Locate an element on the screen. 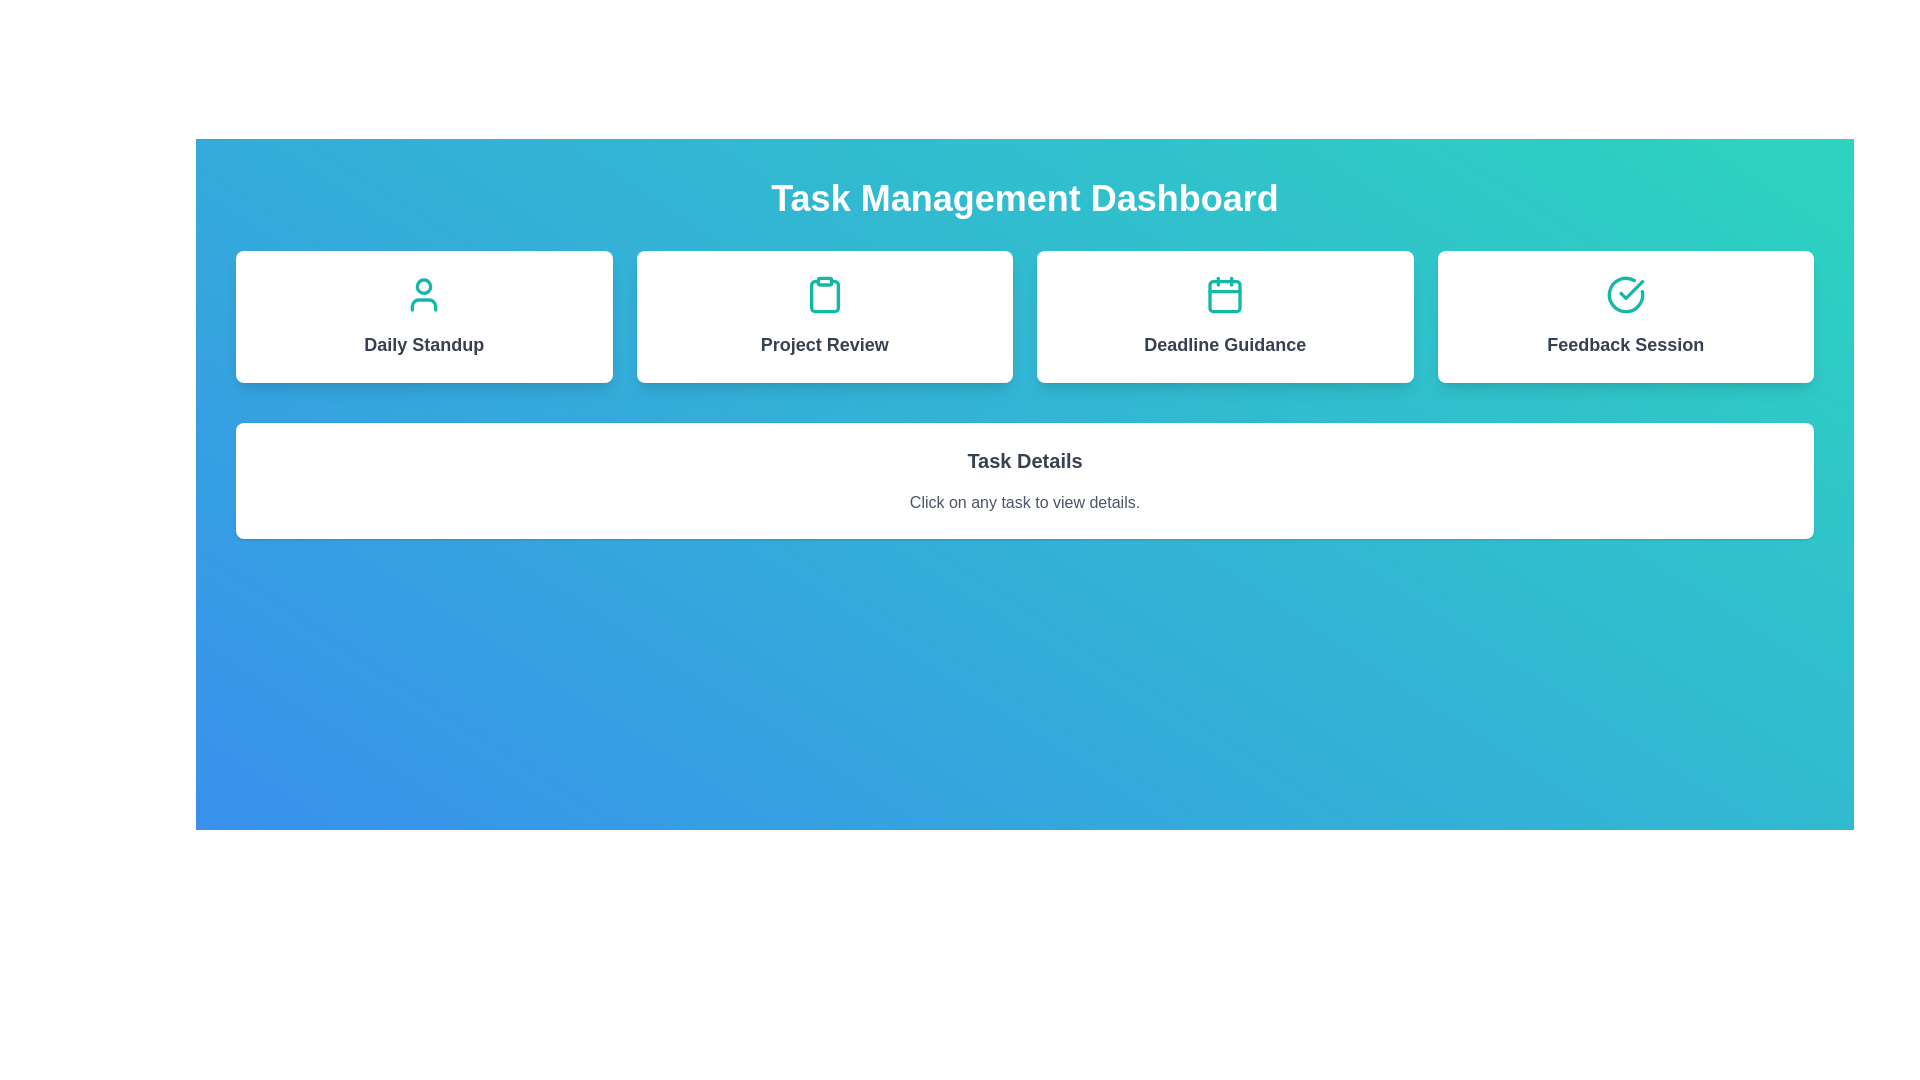 The width and height of the screenshot is (1920, 1080). the small SVG Circle with a teal stroke and white fill, which is part of the icon representation above the 'Daily Standup' label in the user interface is located at coordinates (423, 286).